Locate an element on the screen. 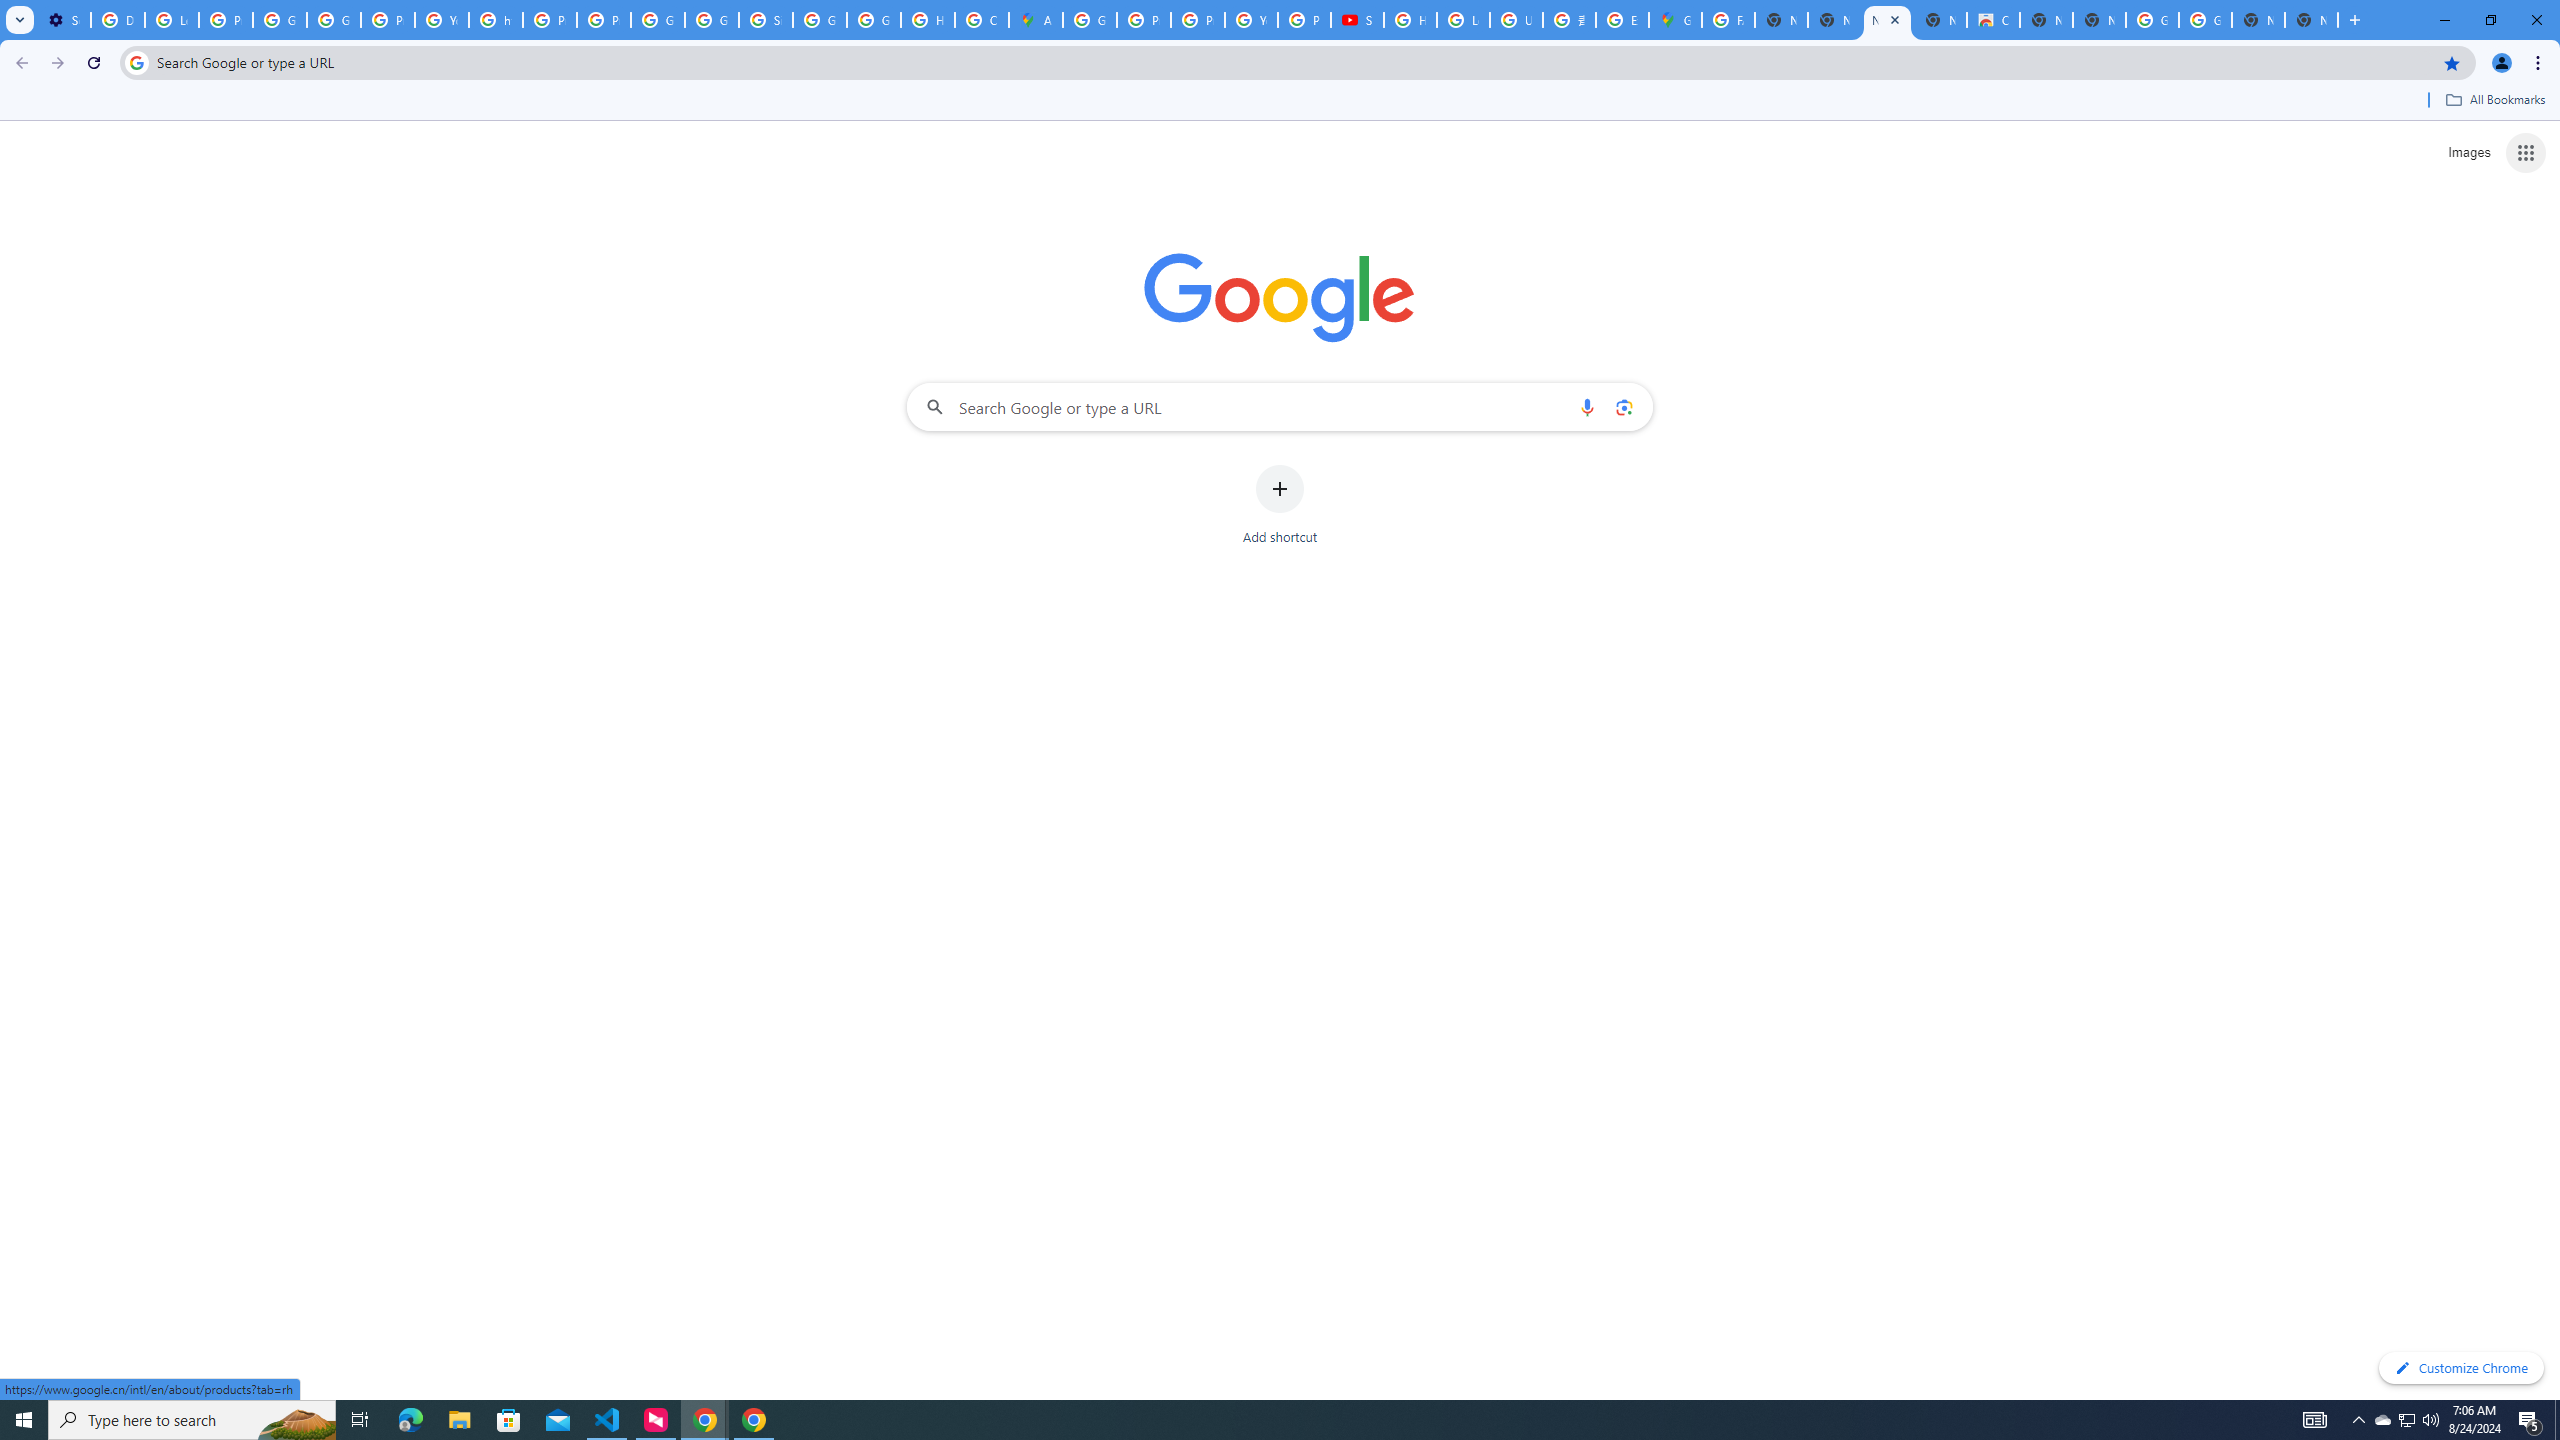 This screenshot has width=2560, height=1440. 'Search Google or type a URL' is located at coordinates (1280, 405).